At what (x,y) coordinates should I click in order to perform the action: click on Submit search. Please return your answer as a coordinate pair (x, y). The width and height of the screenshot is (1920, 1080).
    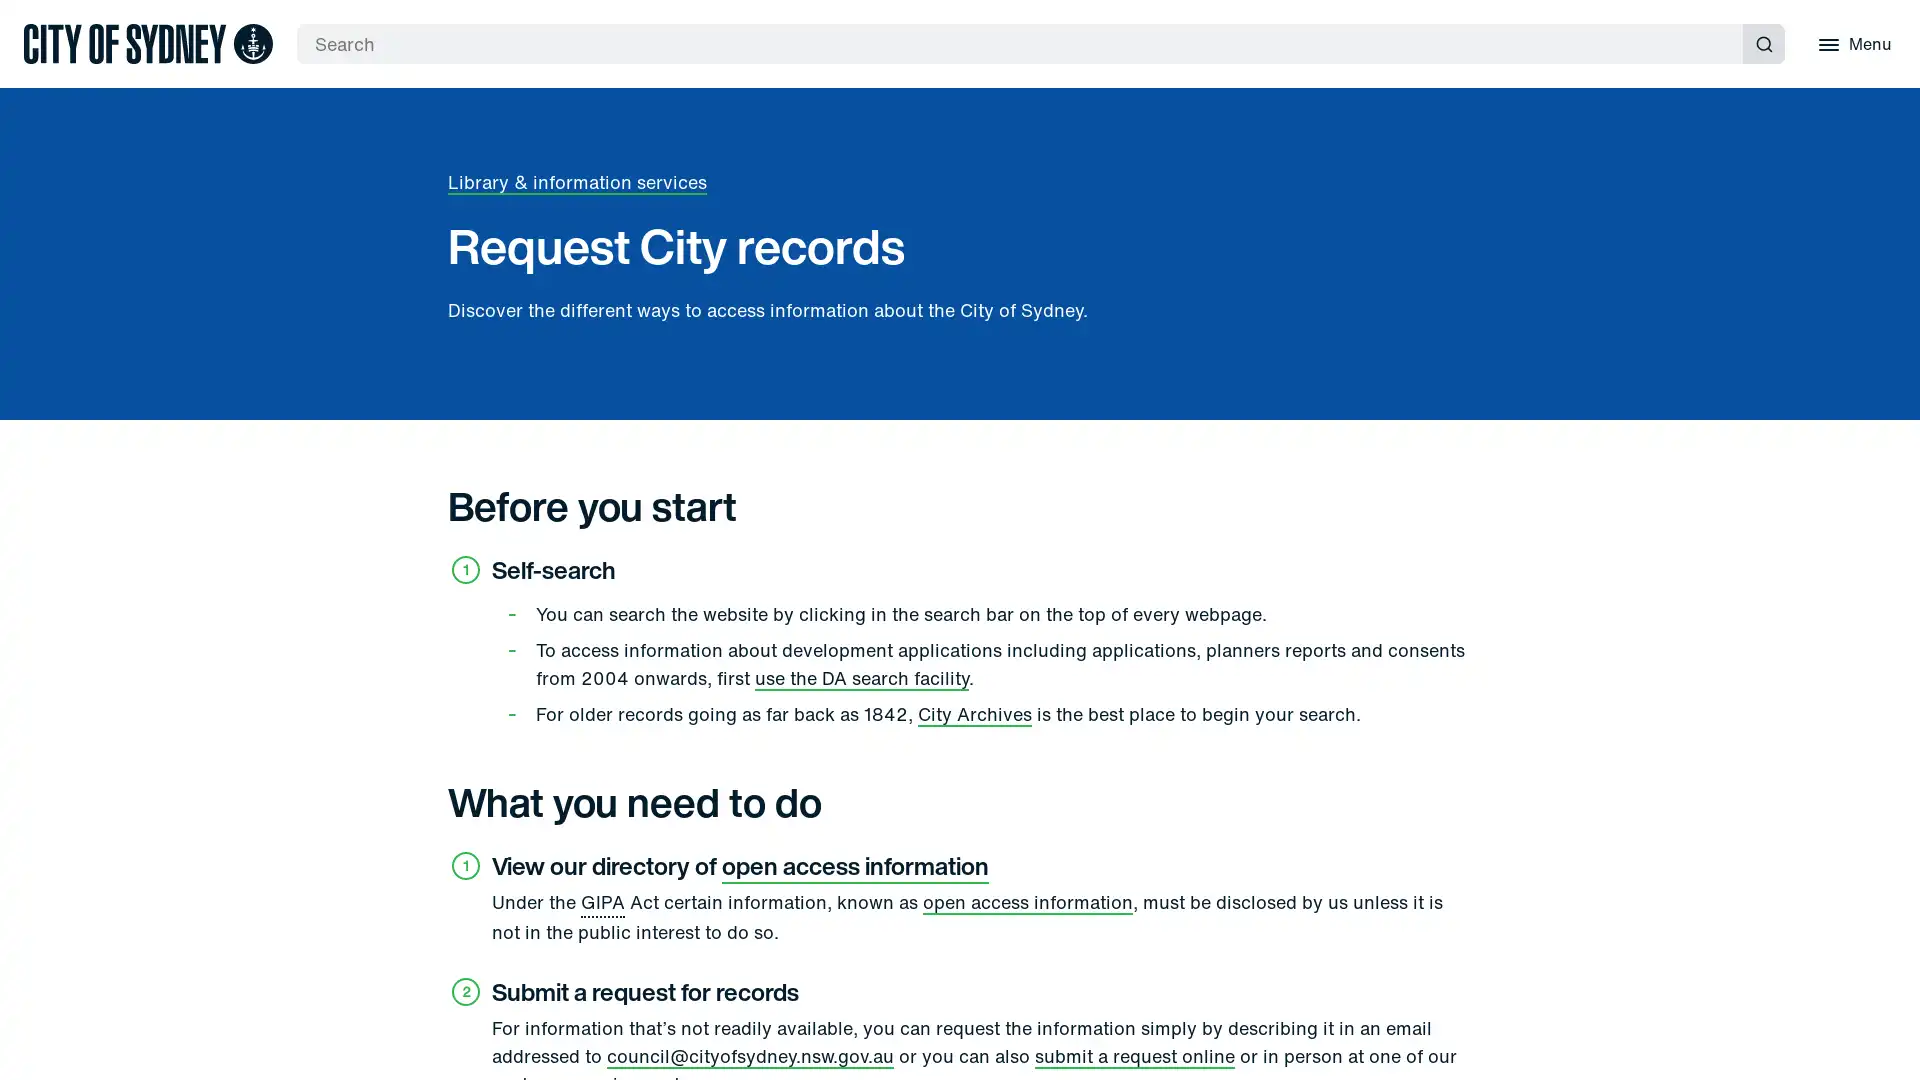
    Looking at the image, I should click on (1763, 43).